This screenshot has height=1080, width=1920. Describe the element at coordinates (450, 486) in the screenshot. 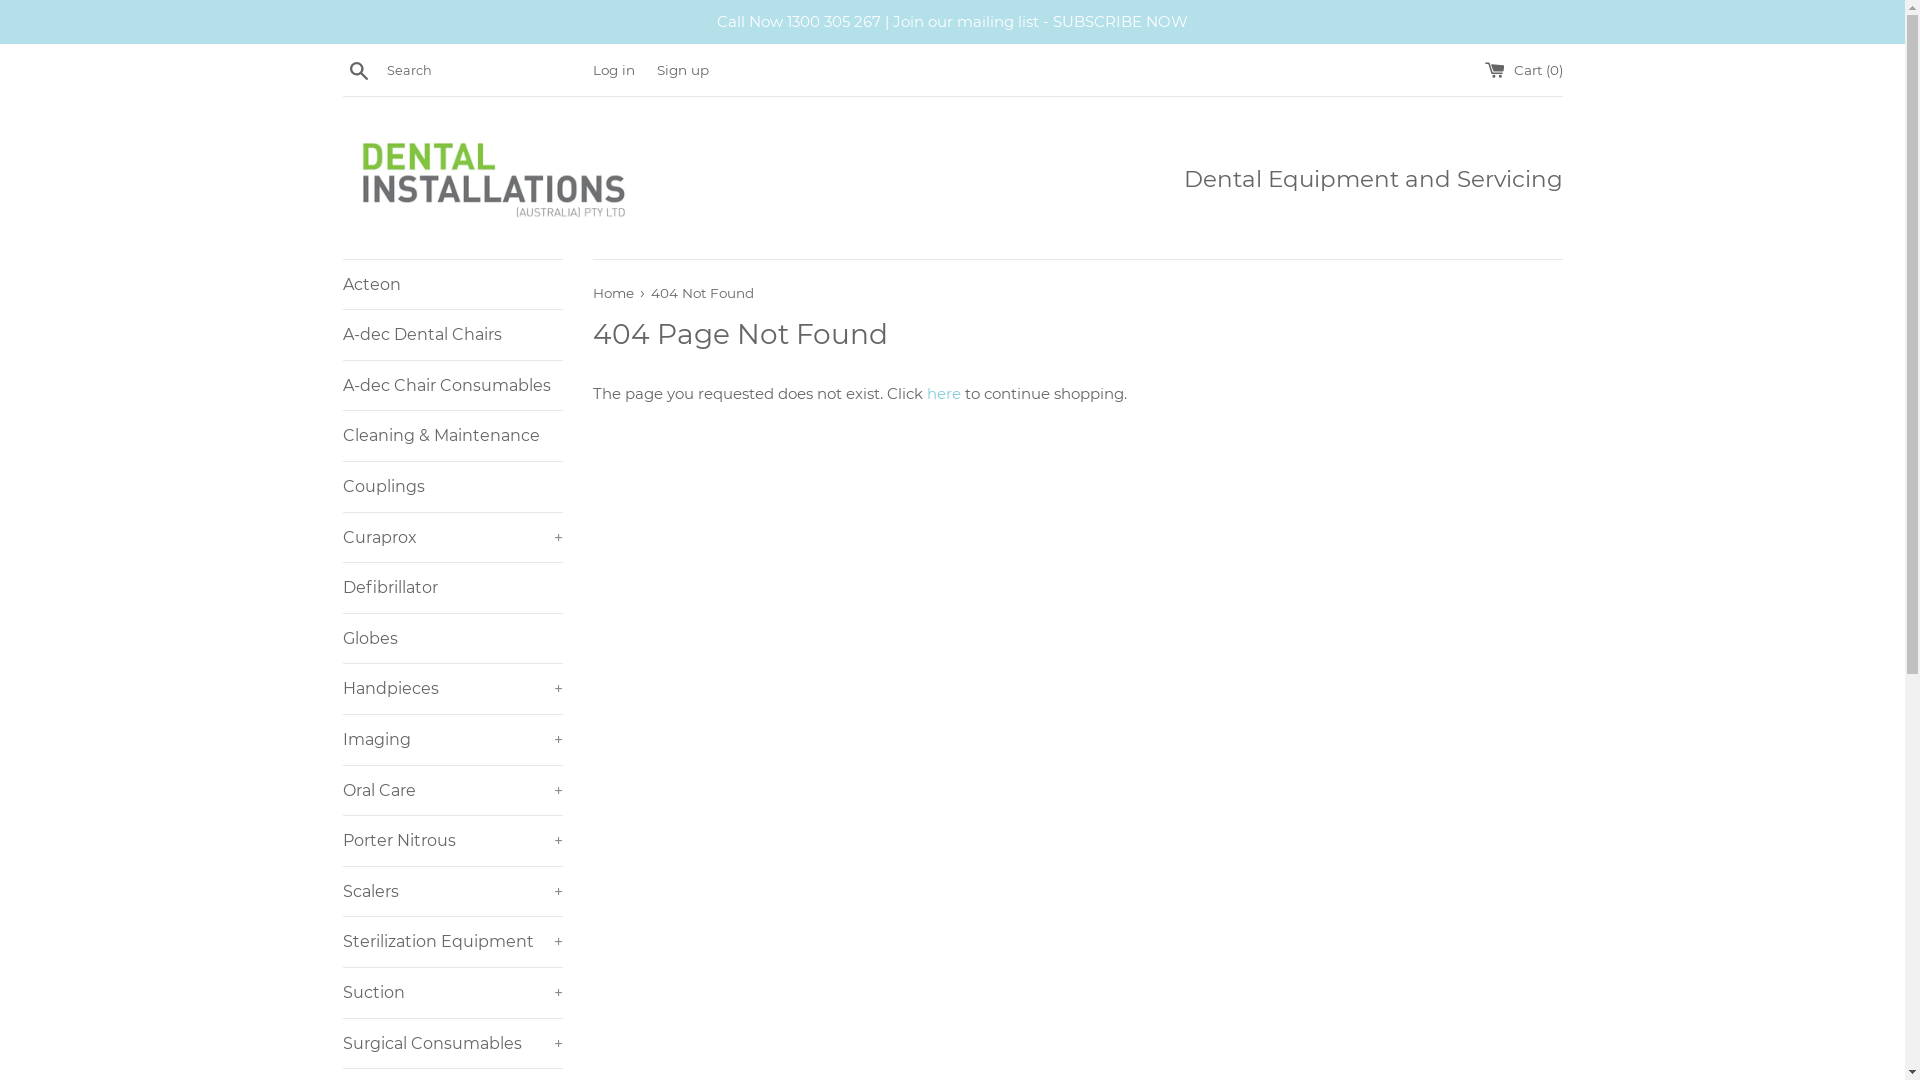

I see `'Couplings'` at that location.